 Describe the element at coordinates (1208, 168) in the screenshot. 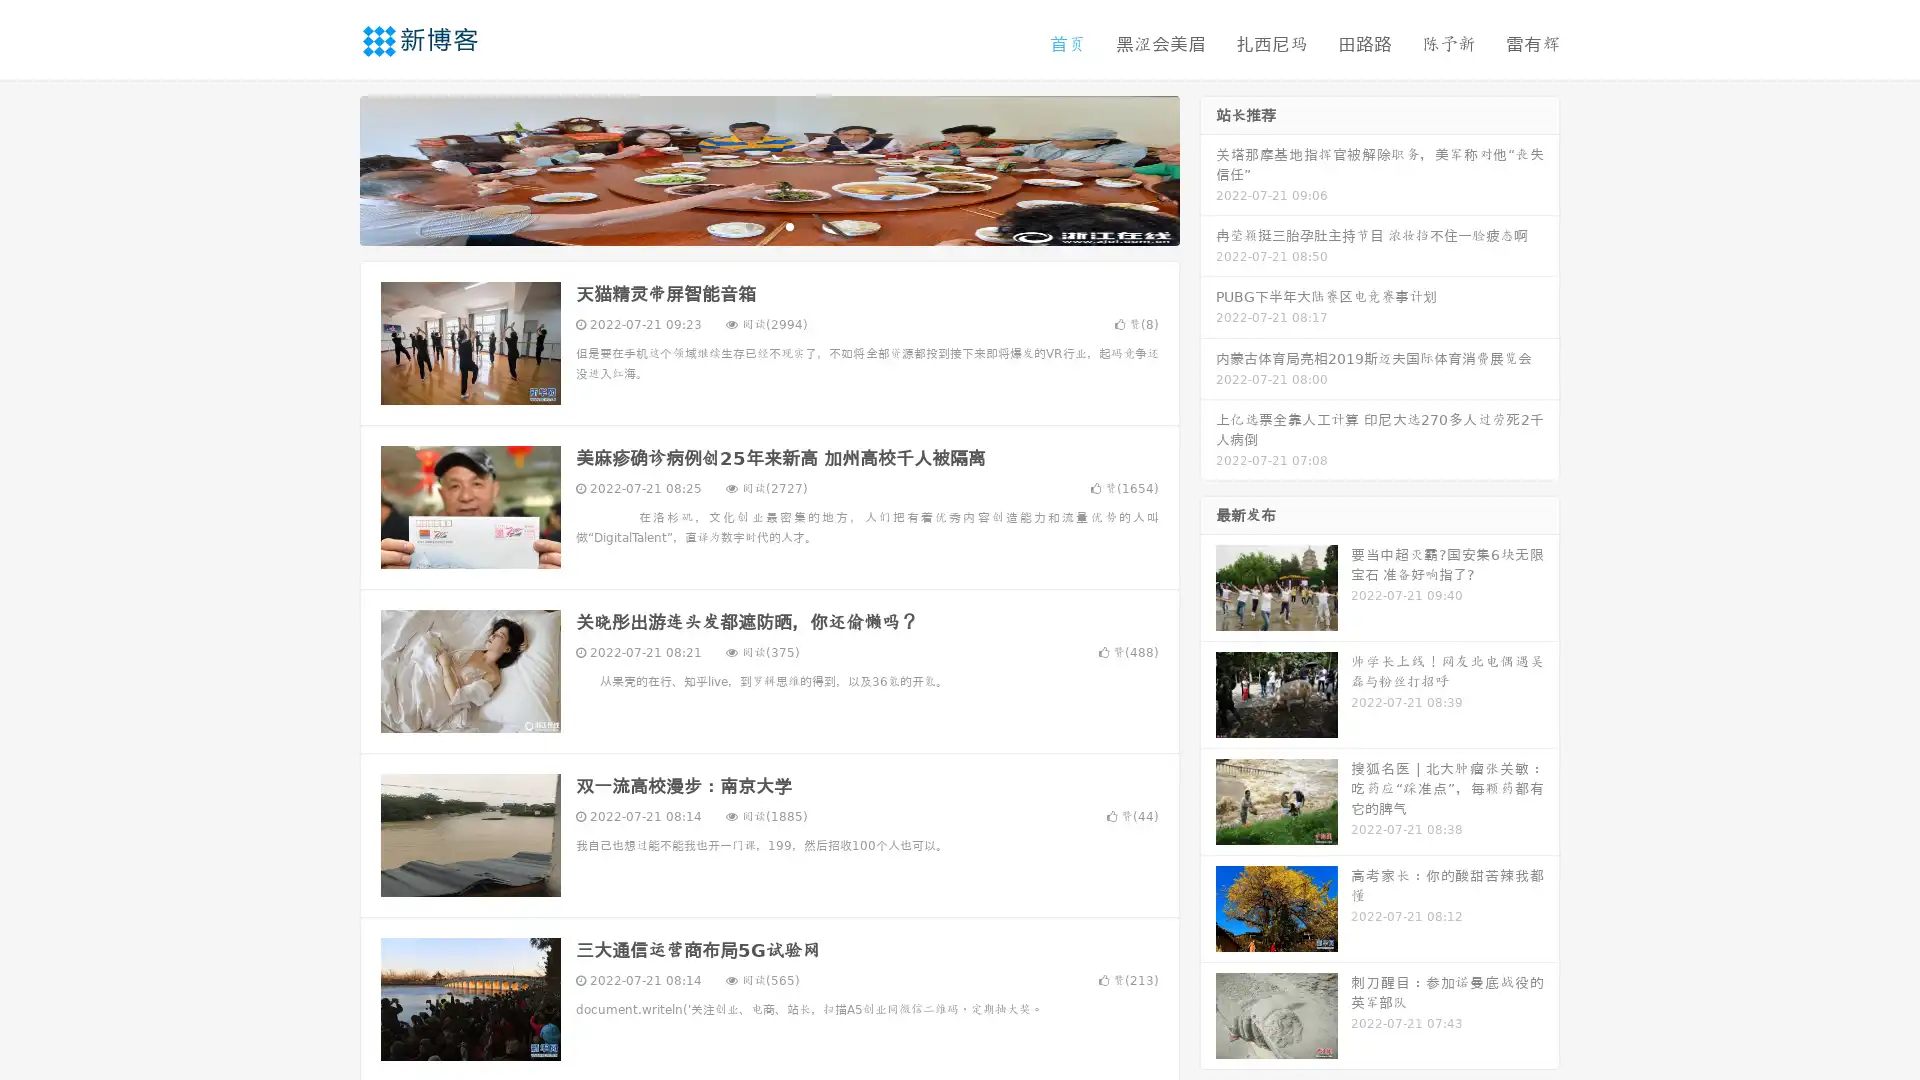

I see `Next slide` at that location.